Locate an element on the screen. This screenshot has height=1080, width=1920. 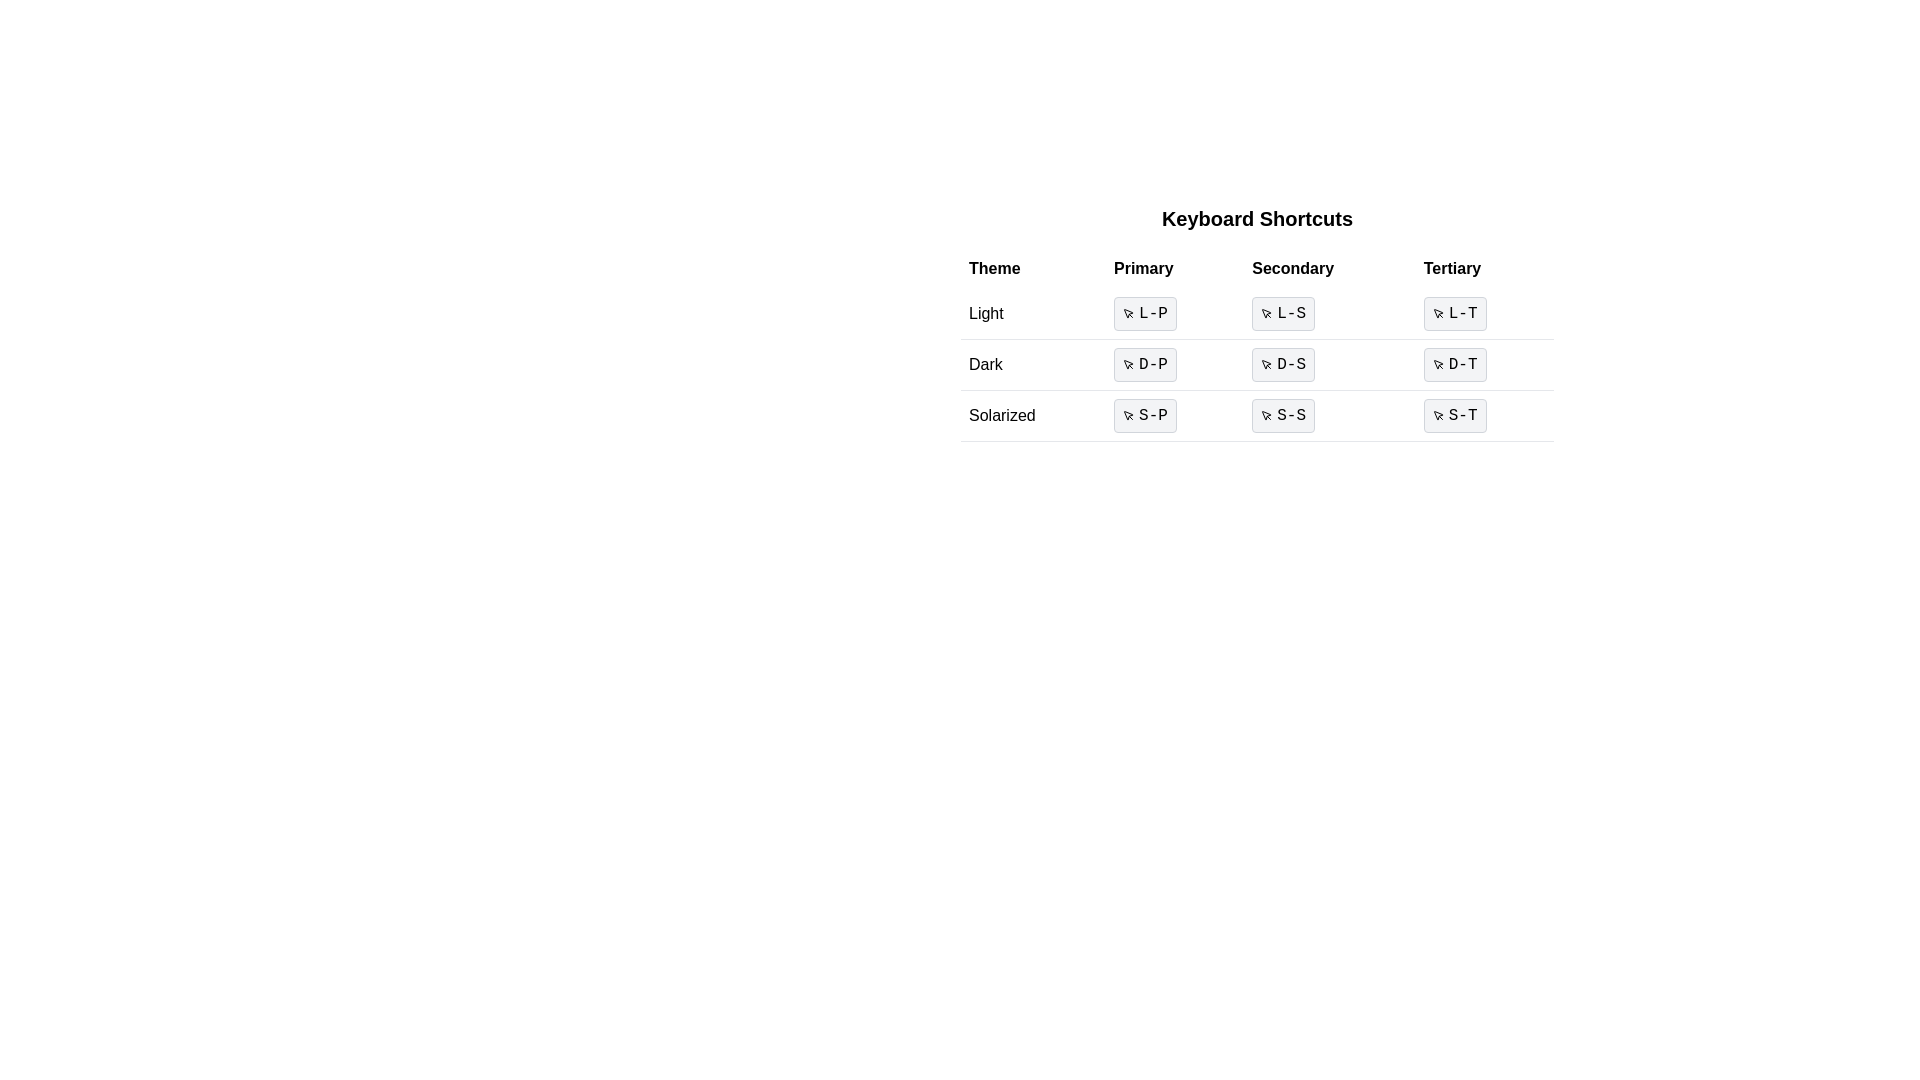
the second button in the 'Dark' row under the 'Secondary' column is located at coordinates (1256, 365).